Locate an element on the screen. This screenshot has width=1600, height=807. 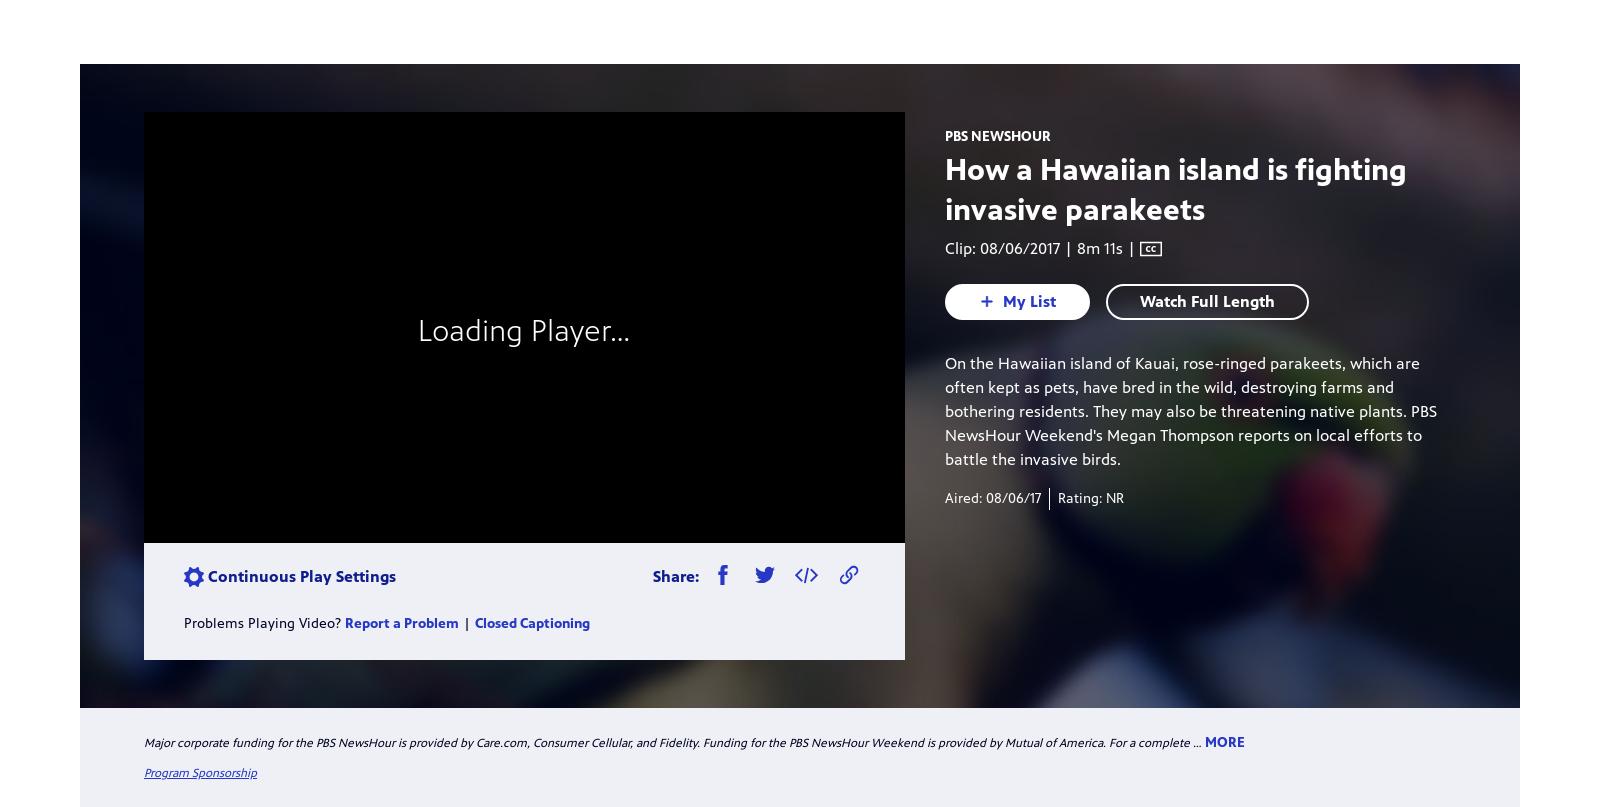
'10/28/2017 | 24m 54s' is located at coordinates (1104, 489).